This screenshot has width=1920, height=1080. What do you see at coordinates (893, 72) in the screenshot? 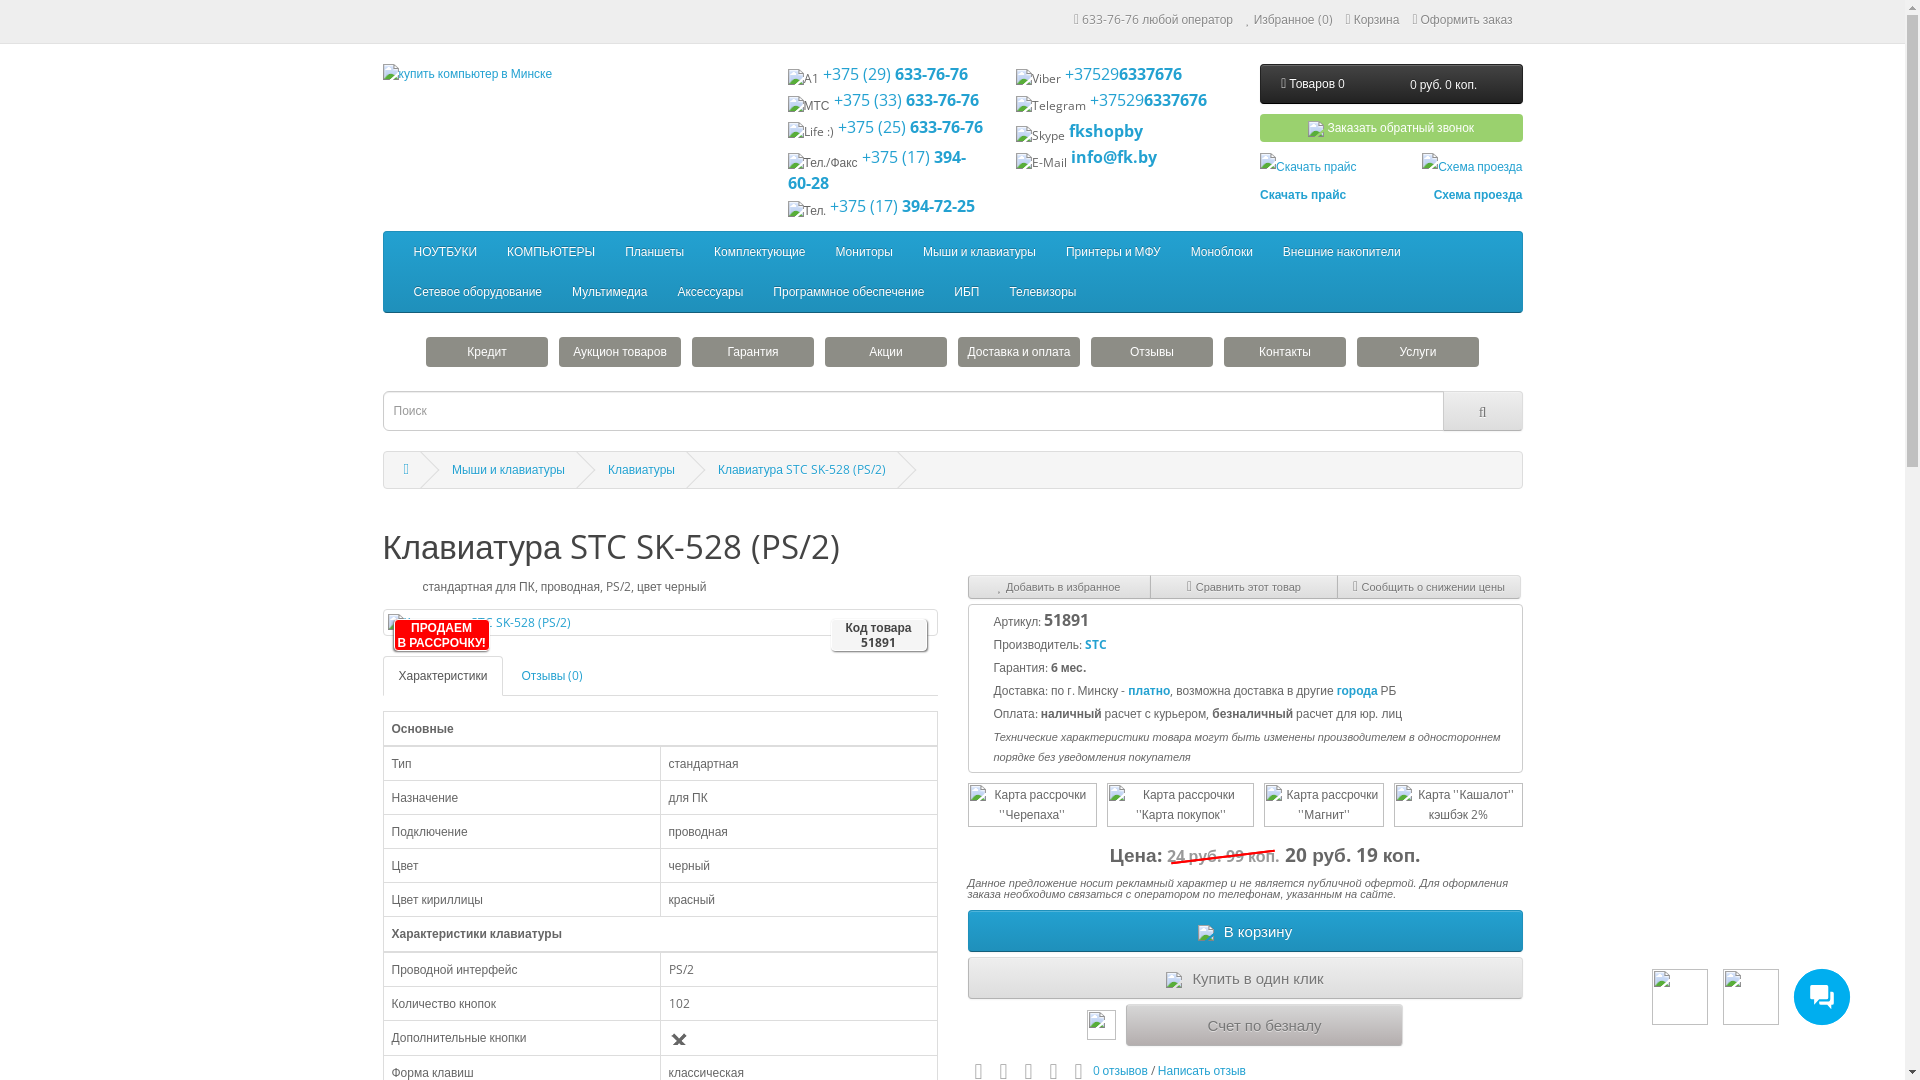
I see `'+375 (29) 633-76-76'` at bounding box center [893, 72].